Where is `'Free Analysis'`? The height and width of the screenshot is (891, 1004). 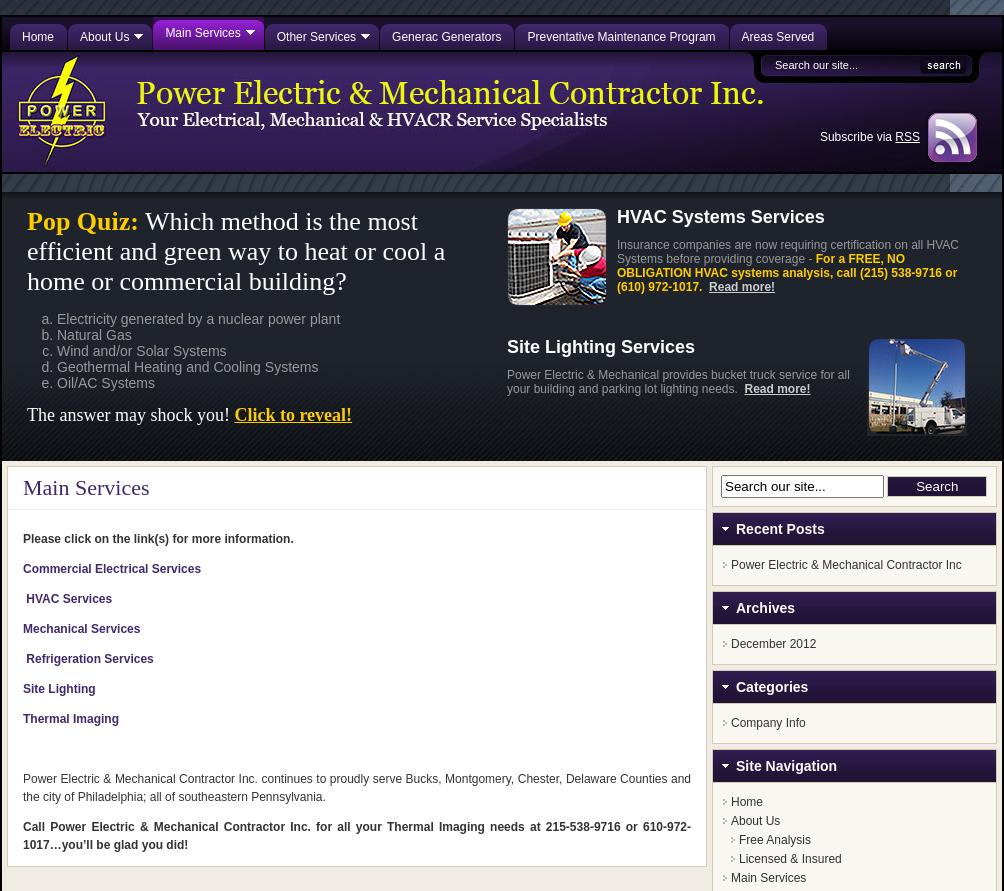
'Free Analysis' is located at coordinates (774, 839).